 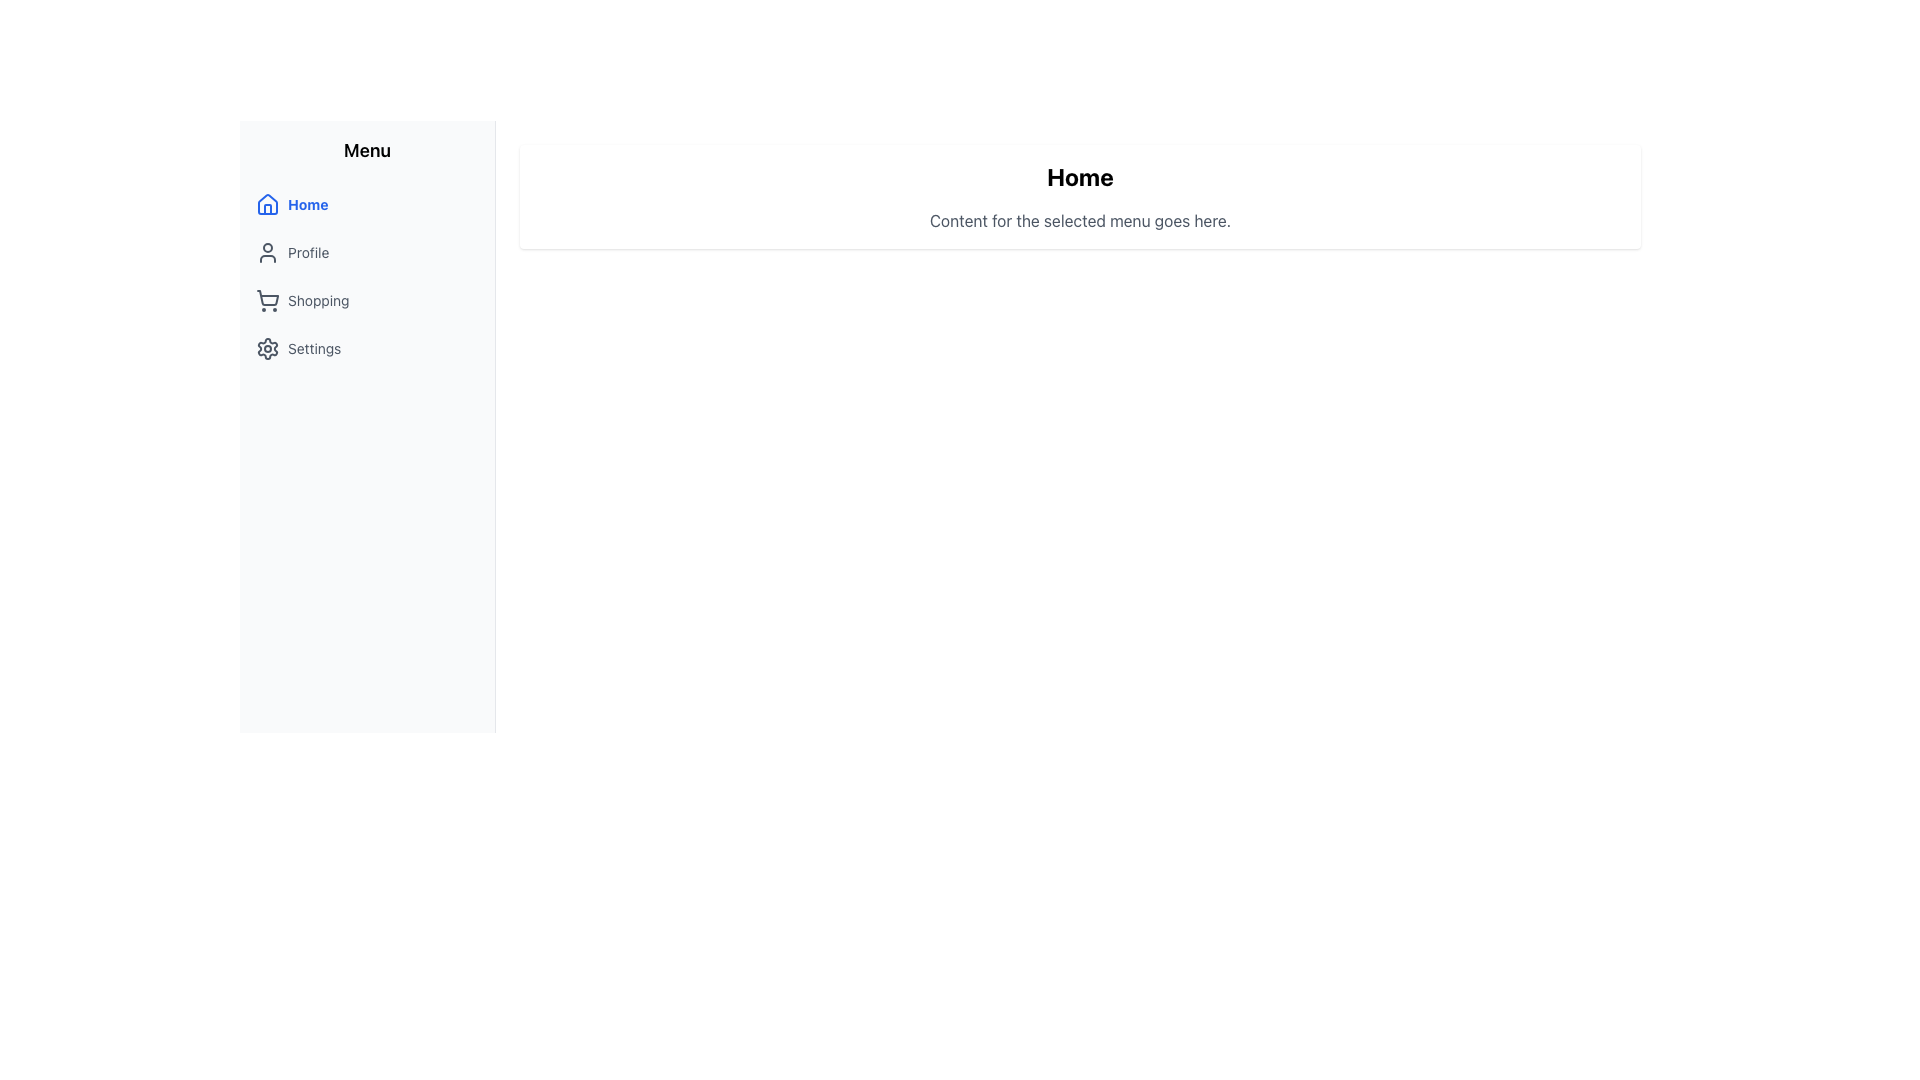 What do you see at coordinates (267, 297) in the screenshot?
I see `the shopping icon located in the sidebar menu under the 'Shopping' label to interact with the shopping feature` at bounding box center [267, 297].